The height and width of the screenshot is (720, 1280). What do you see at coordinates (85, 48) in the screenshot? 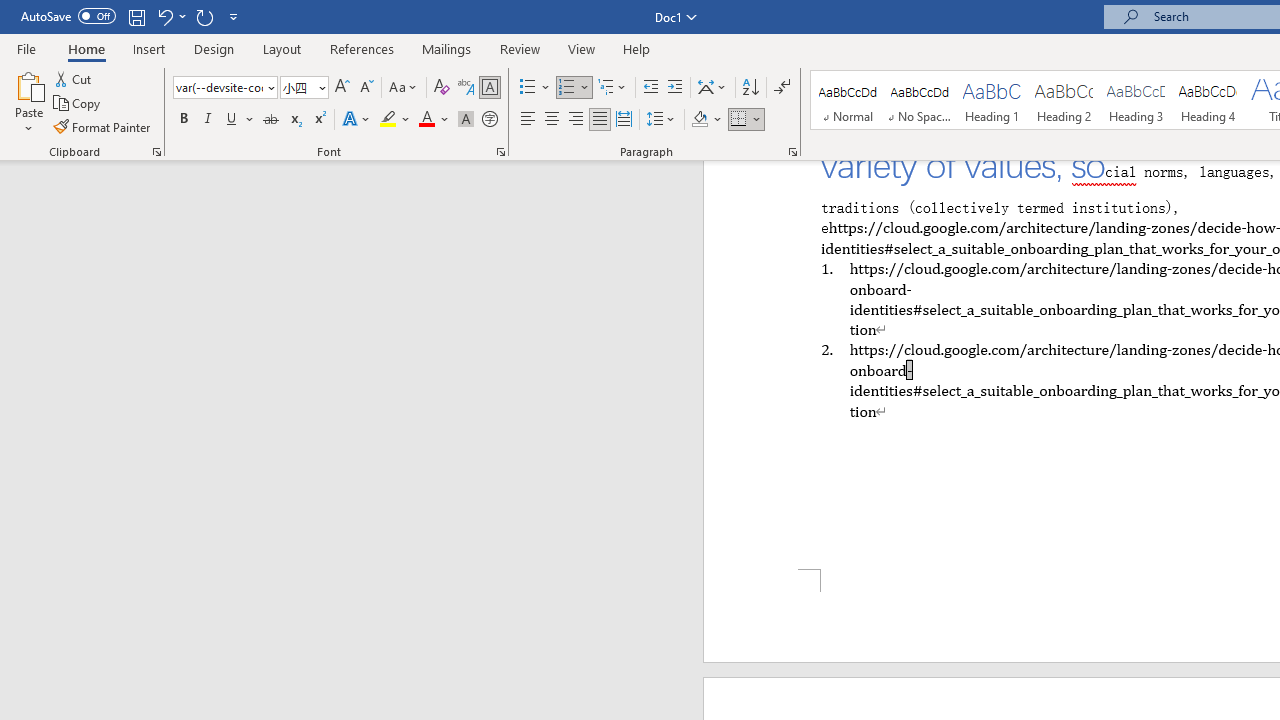
I see `'Home'` at bounding box center [85, 48].